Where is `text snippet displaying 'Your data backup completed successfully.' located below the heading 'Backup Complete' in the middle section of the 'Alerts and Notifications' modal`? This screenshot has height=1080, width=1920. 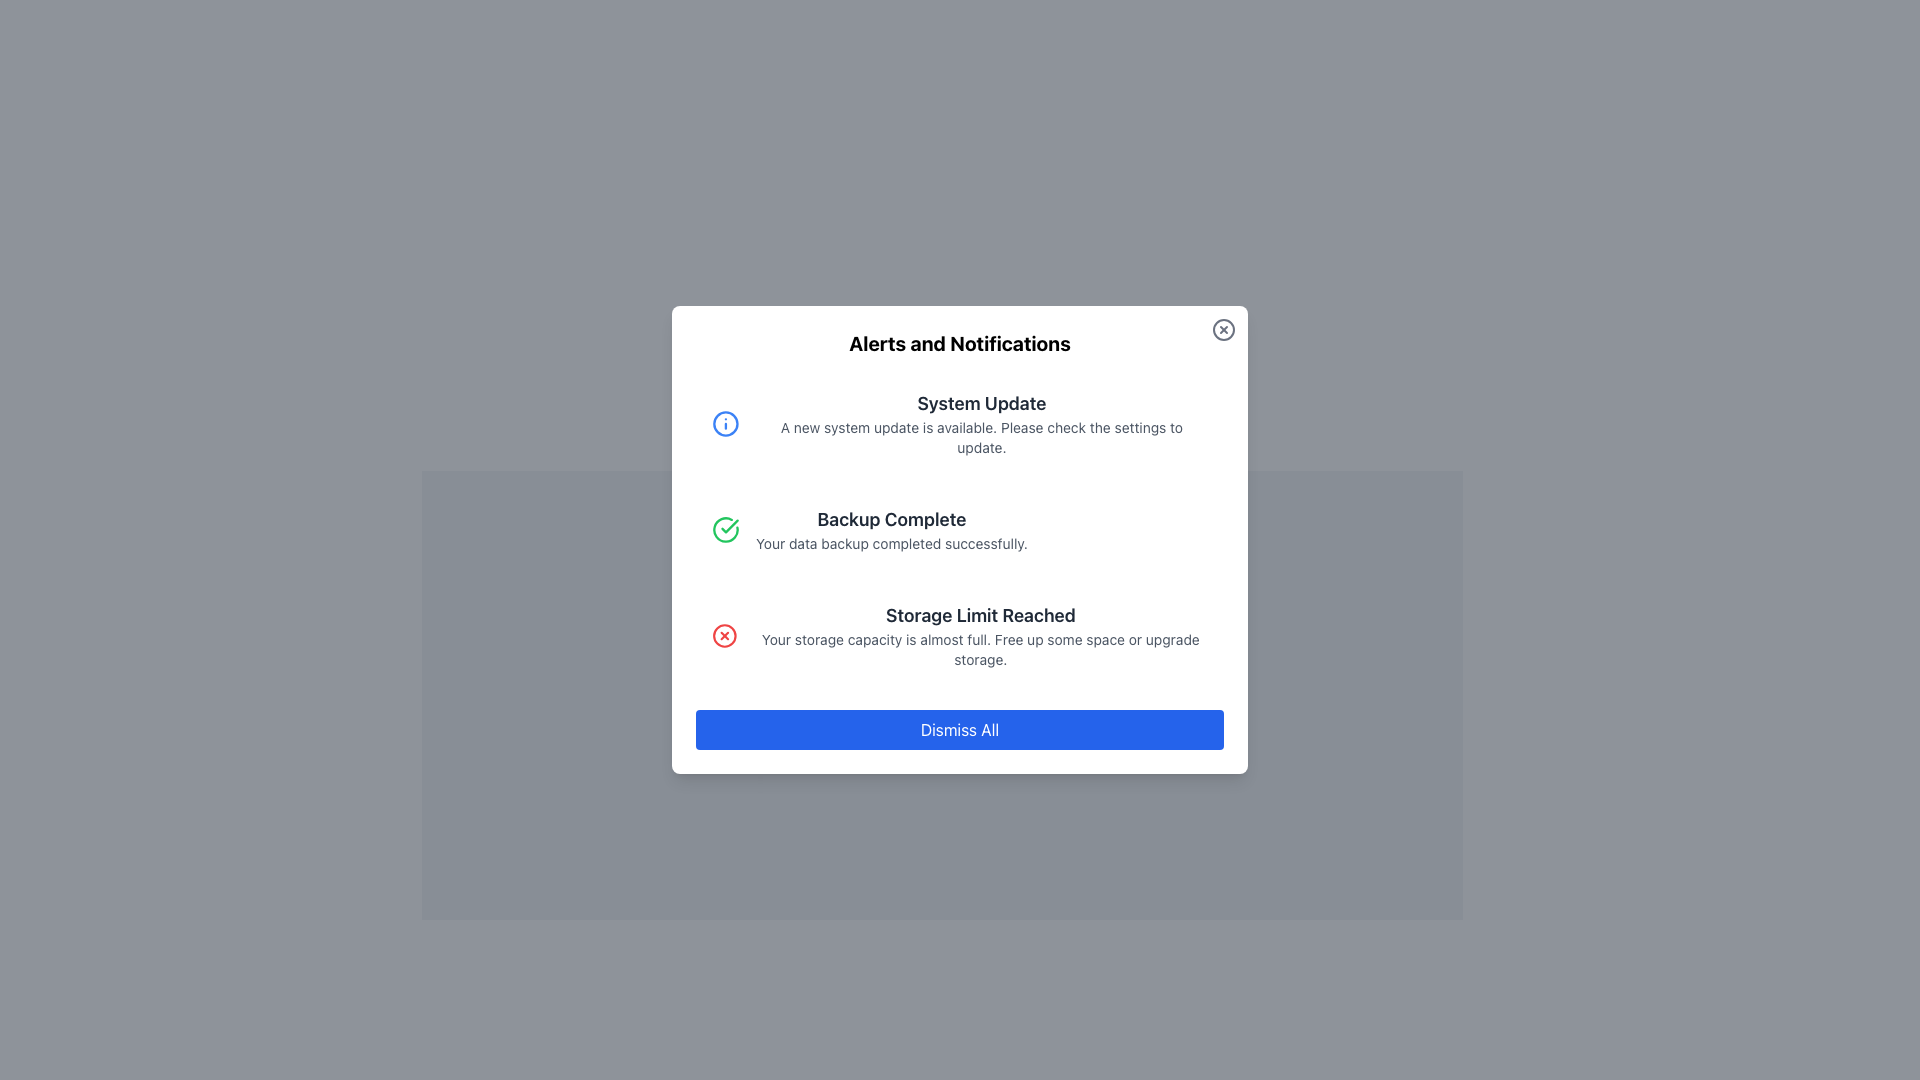 text snippet displaying 'Your data backup completed successfully.' located below the heading 'Backup Complete' in the middle section of the 'Alerts and Notifications' modal is located at coordinates (890, 543).